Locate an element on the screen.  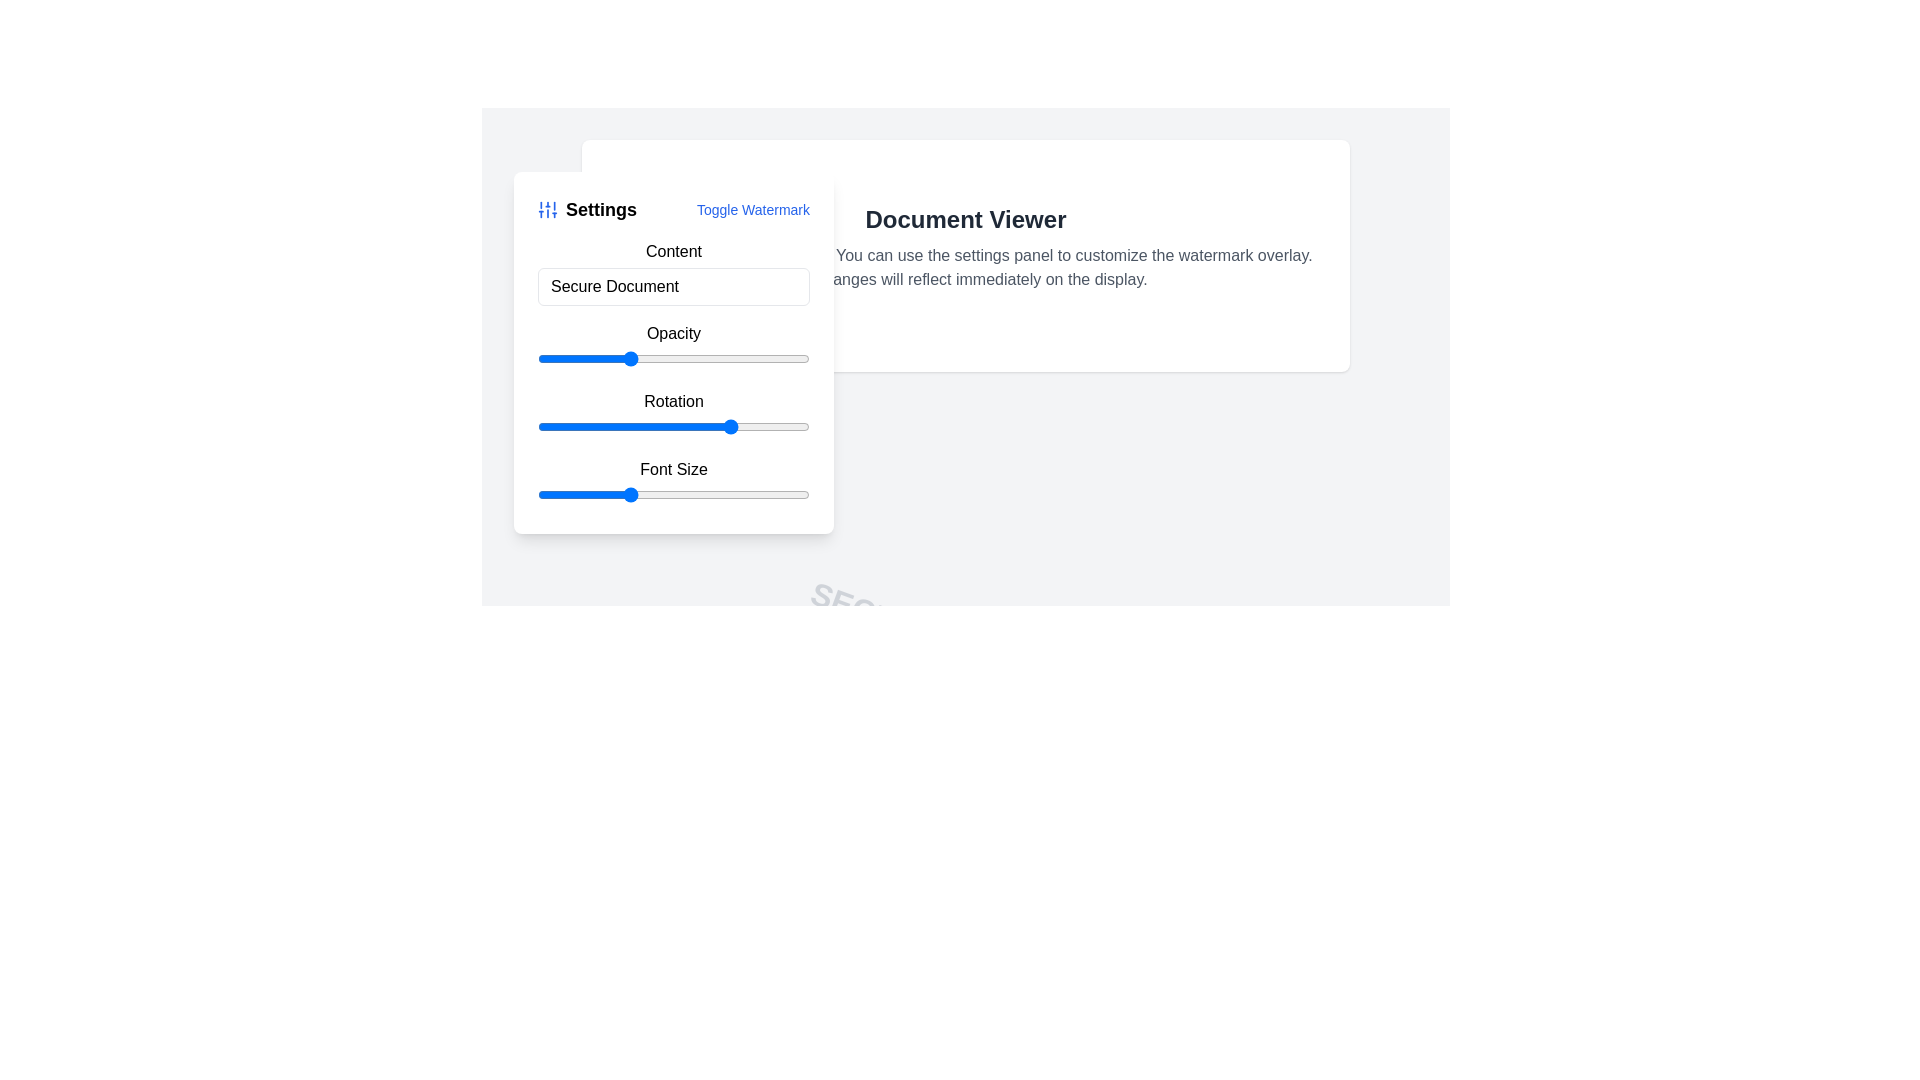
the rotation value is located at coordinates (570, 426).